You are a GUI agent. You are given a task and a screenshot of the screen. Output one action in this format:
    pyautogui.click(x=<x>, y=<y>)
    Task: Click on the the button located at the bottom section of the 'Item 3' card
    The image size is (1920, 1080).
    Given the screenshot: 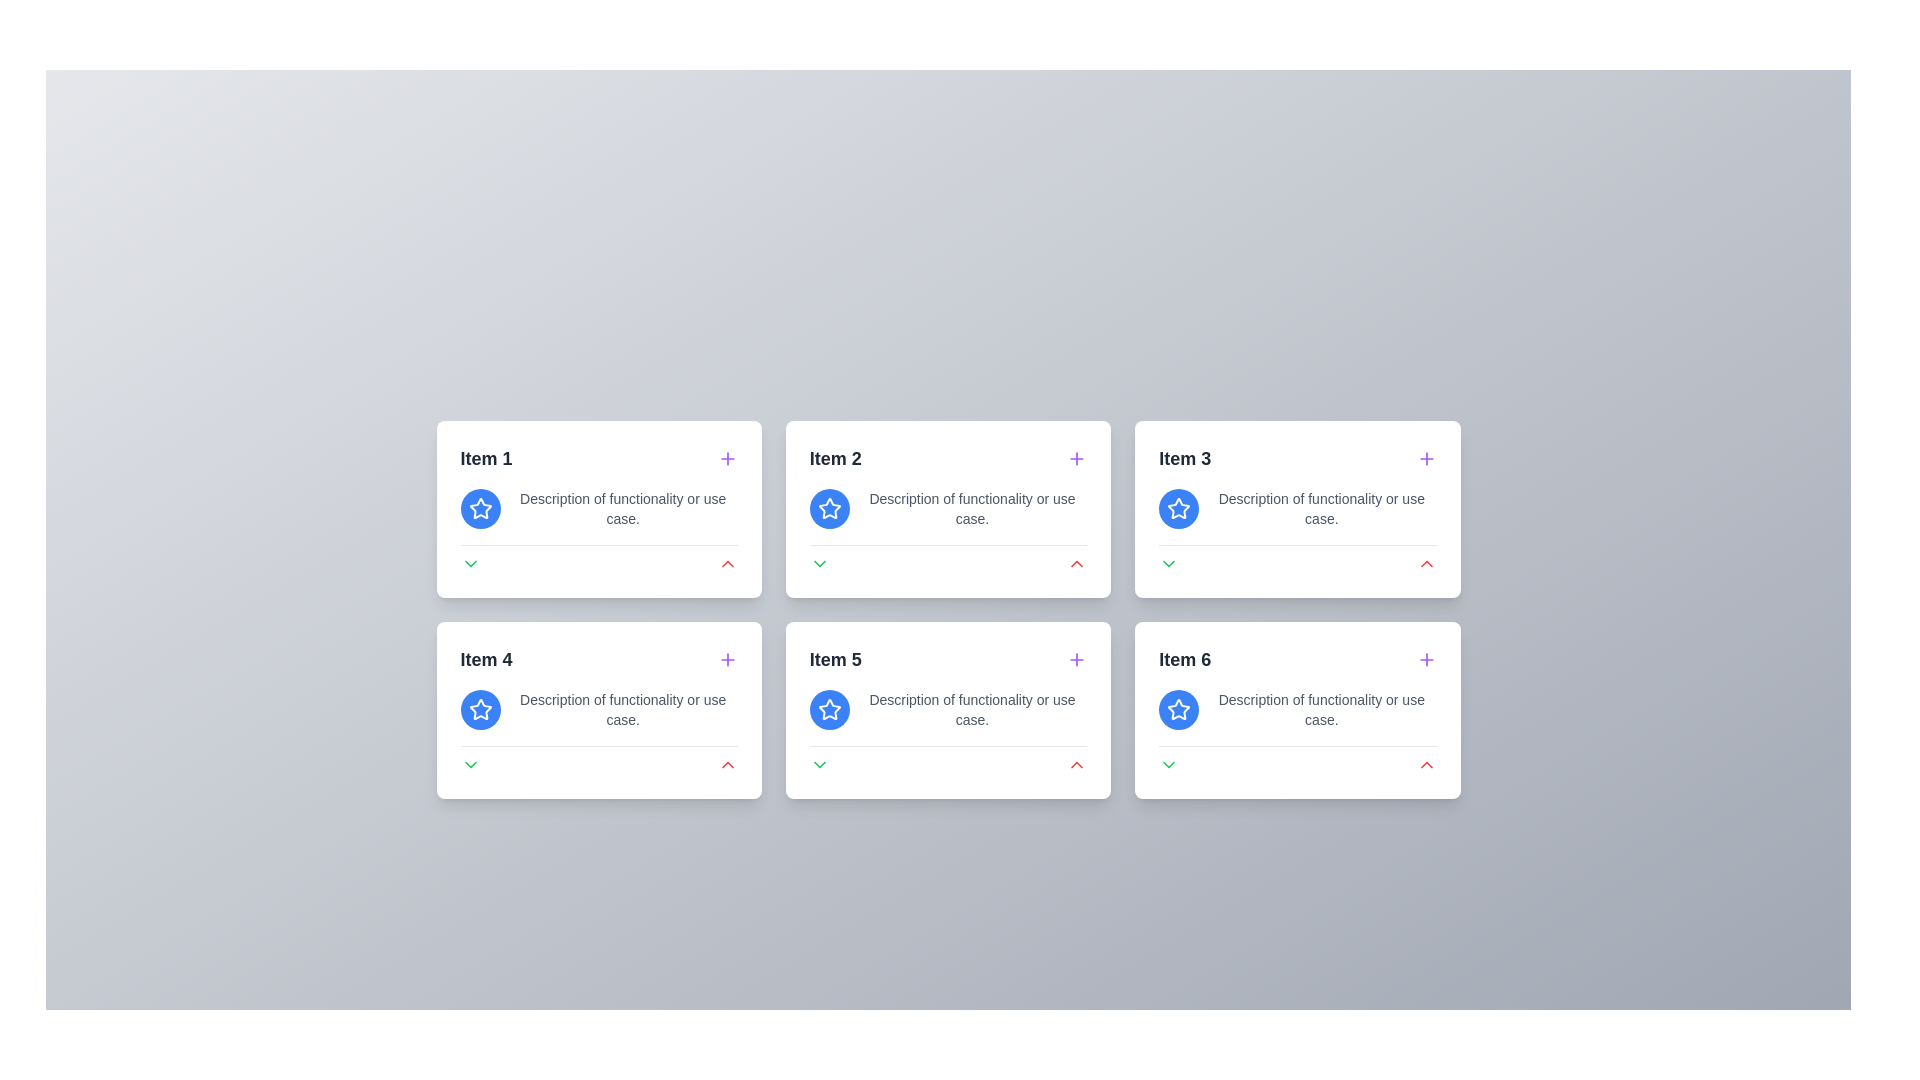 What is the action you would take?
    pyautogui.click(x=1425, y=563)
    